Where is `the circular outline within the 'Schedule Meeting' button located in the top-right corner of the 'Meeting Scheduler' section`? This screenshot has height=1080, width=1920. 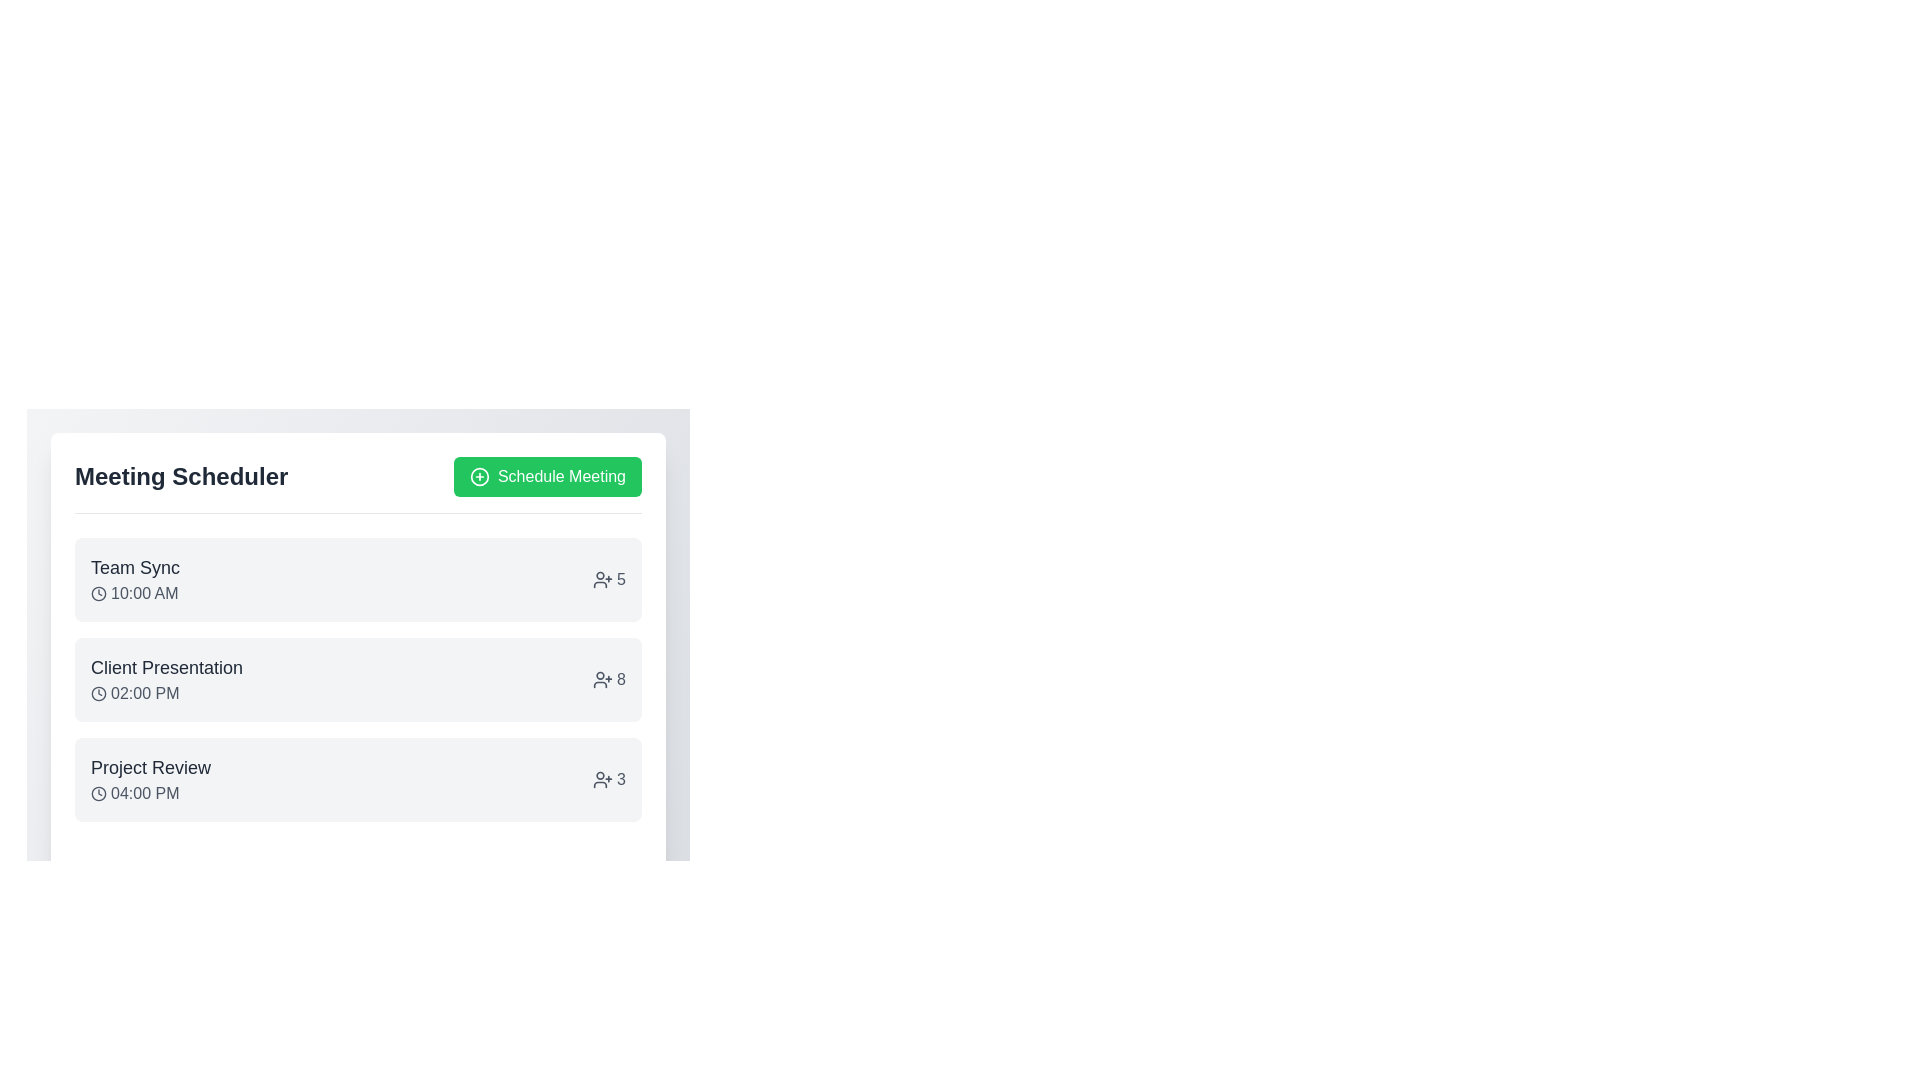
the circular outline within the 'Schedule Meeting' button located in the top-right corner of the 'Meeting Scheduler' section is located at coordinates (480, 477).